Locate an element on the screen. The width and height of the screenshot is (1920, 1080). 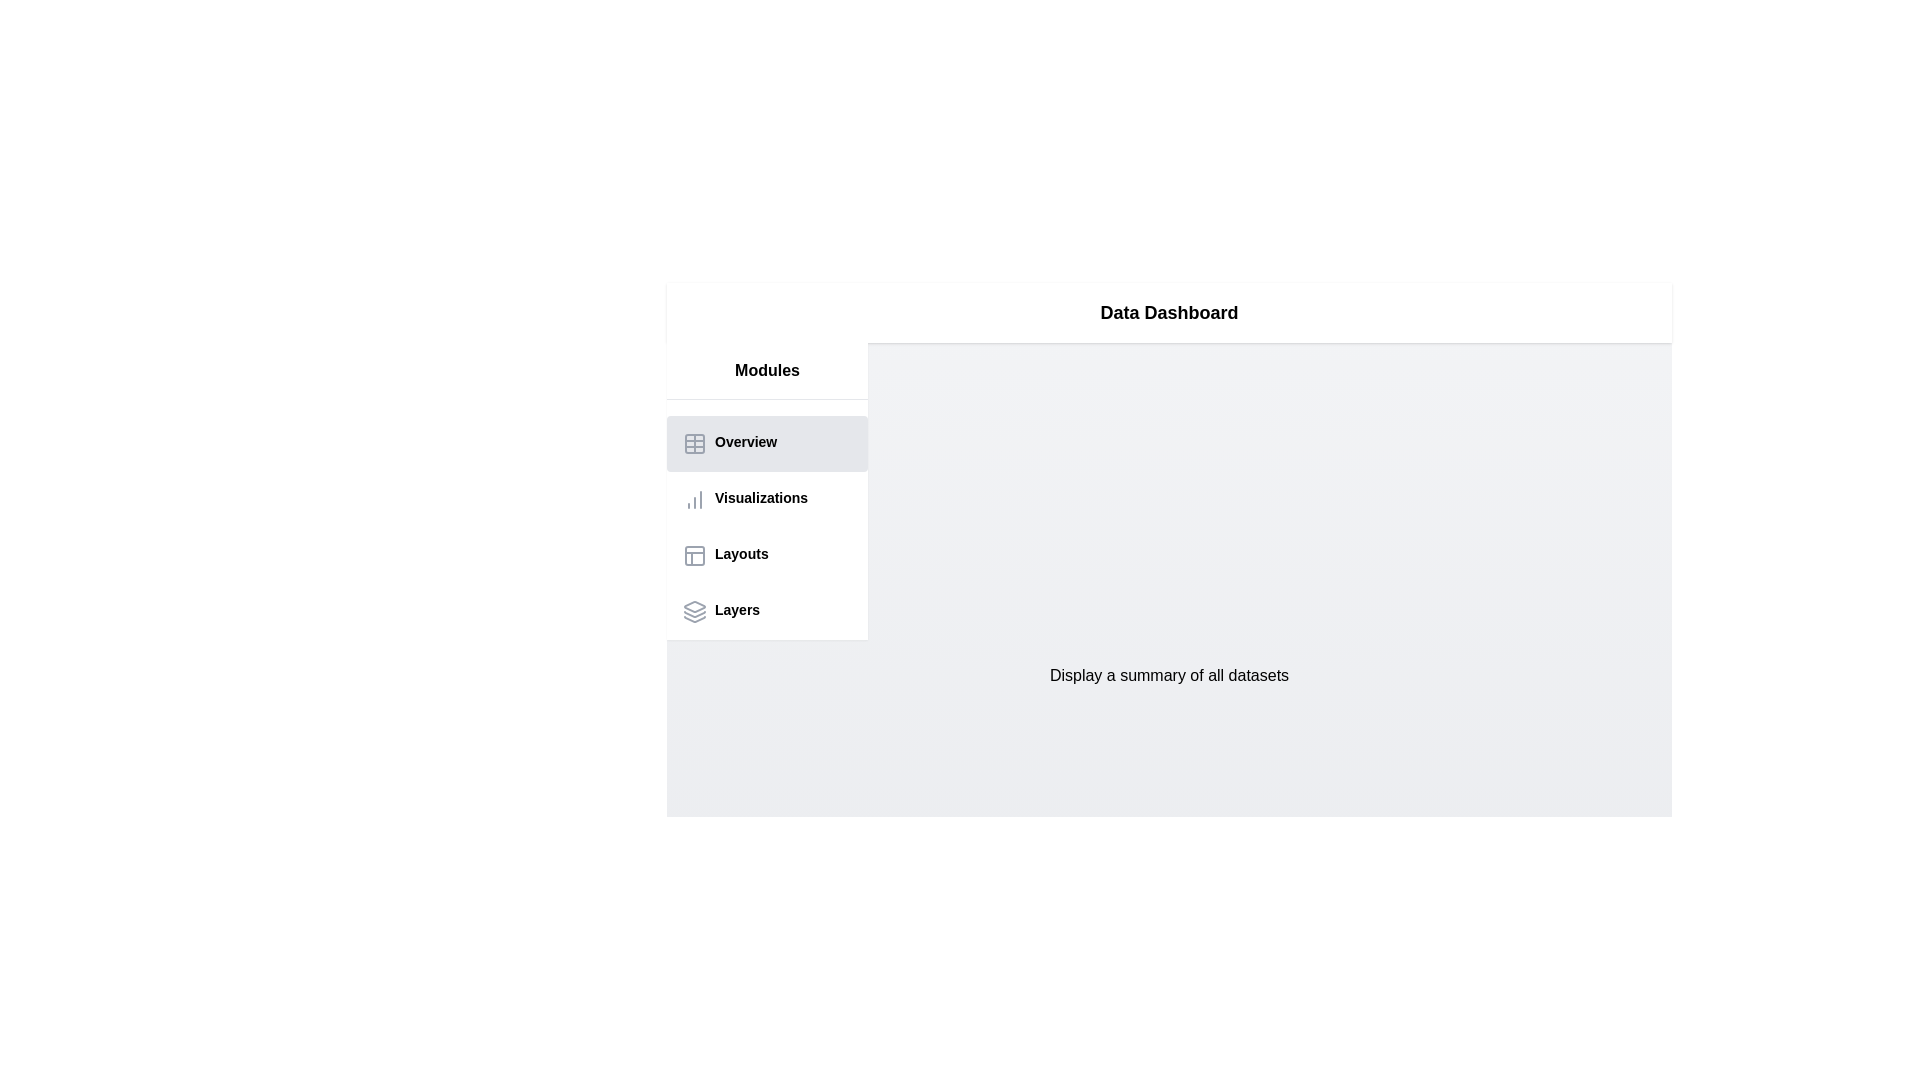
the Visualizations tab in the sidebar is located at coordinates (766, 499).